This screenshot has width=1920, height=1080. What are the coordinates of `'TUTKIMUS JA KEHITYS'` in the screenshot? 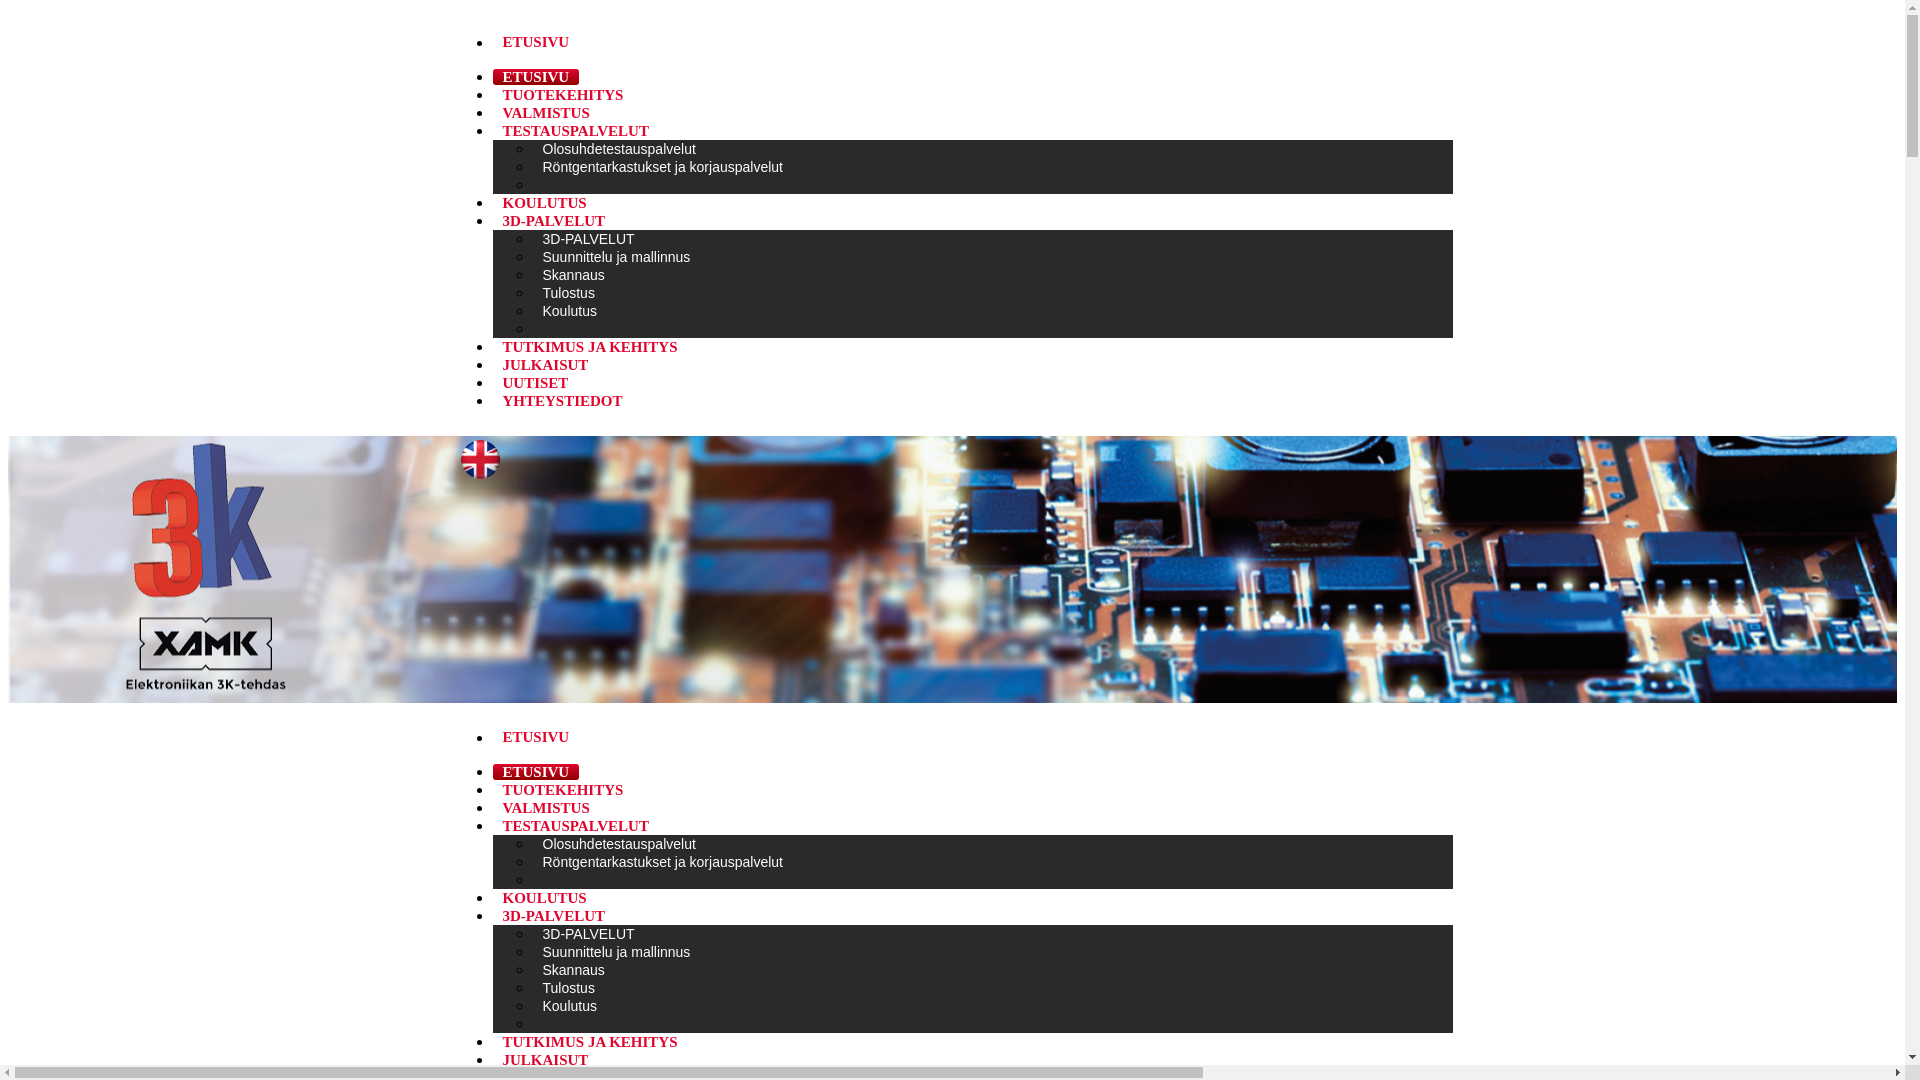 It's located at (588, 346).